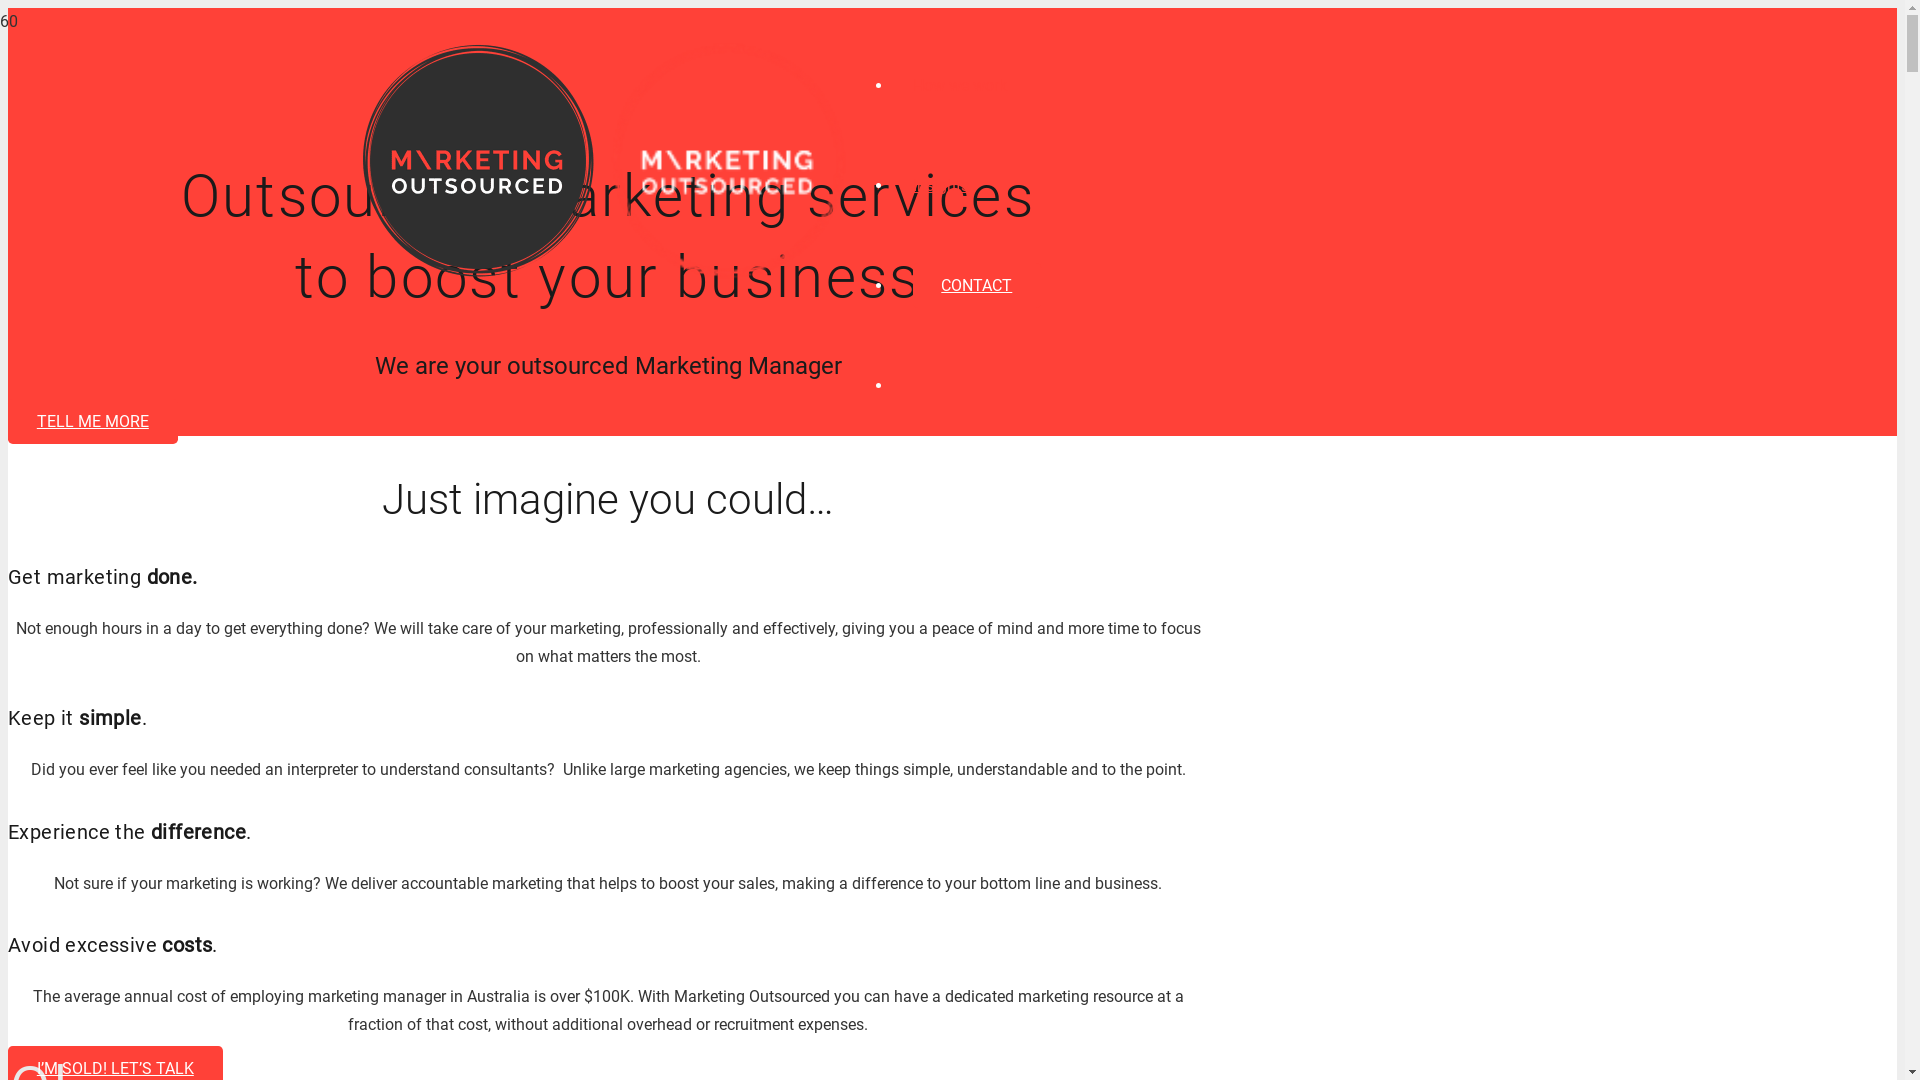 This screenshot has width=1920, height=1080. What do you see at coordinates (976, 285) in the screenshot?
I see `'CONTACT'` at bounding box center [976, 285].